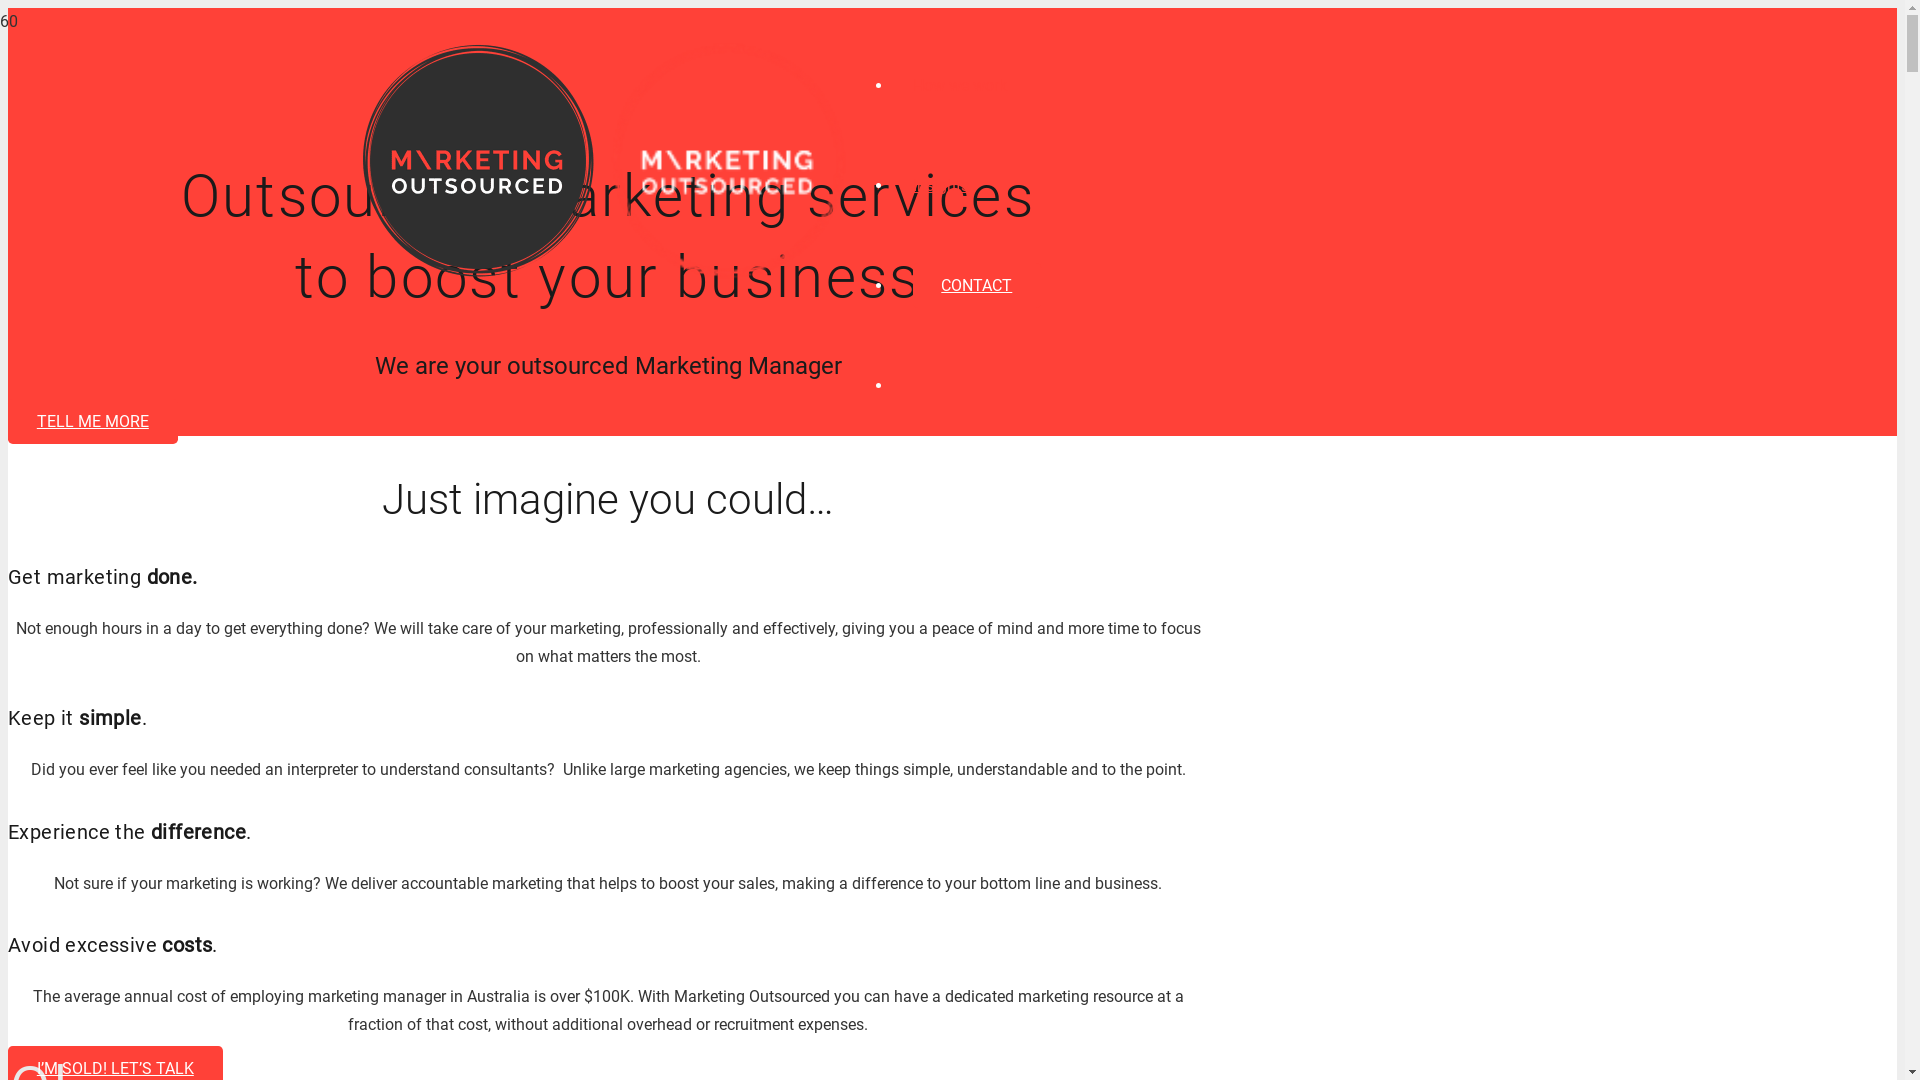 This screenshot has width=1920, height=1080. What do you see at coordinates (976, 285) in the screenshot?
I see `'CONTACT'` at bounding box center [976, 285].